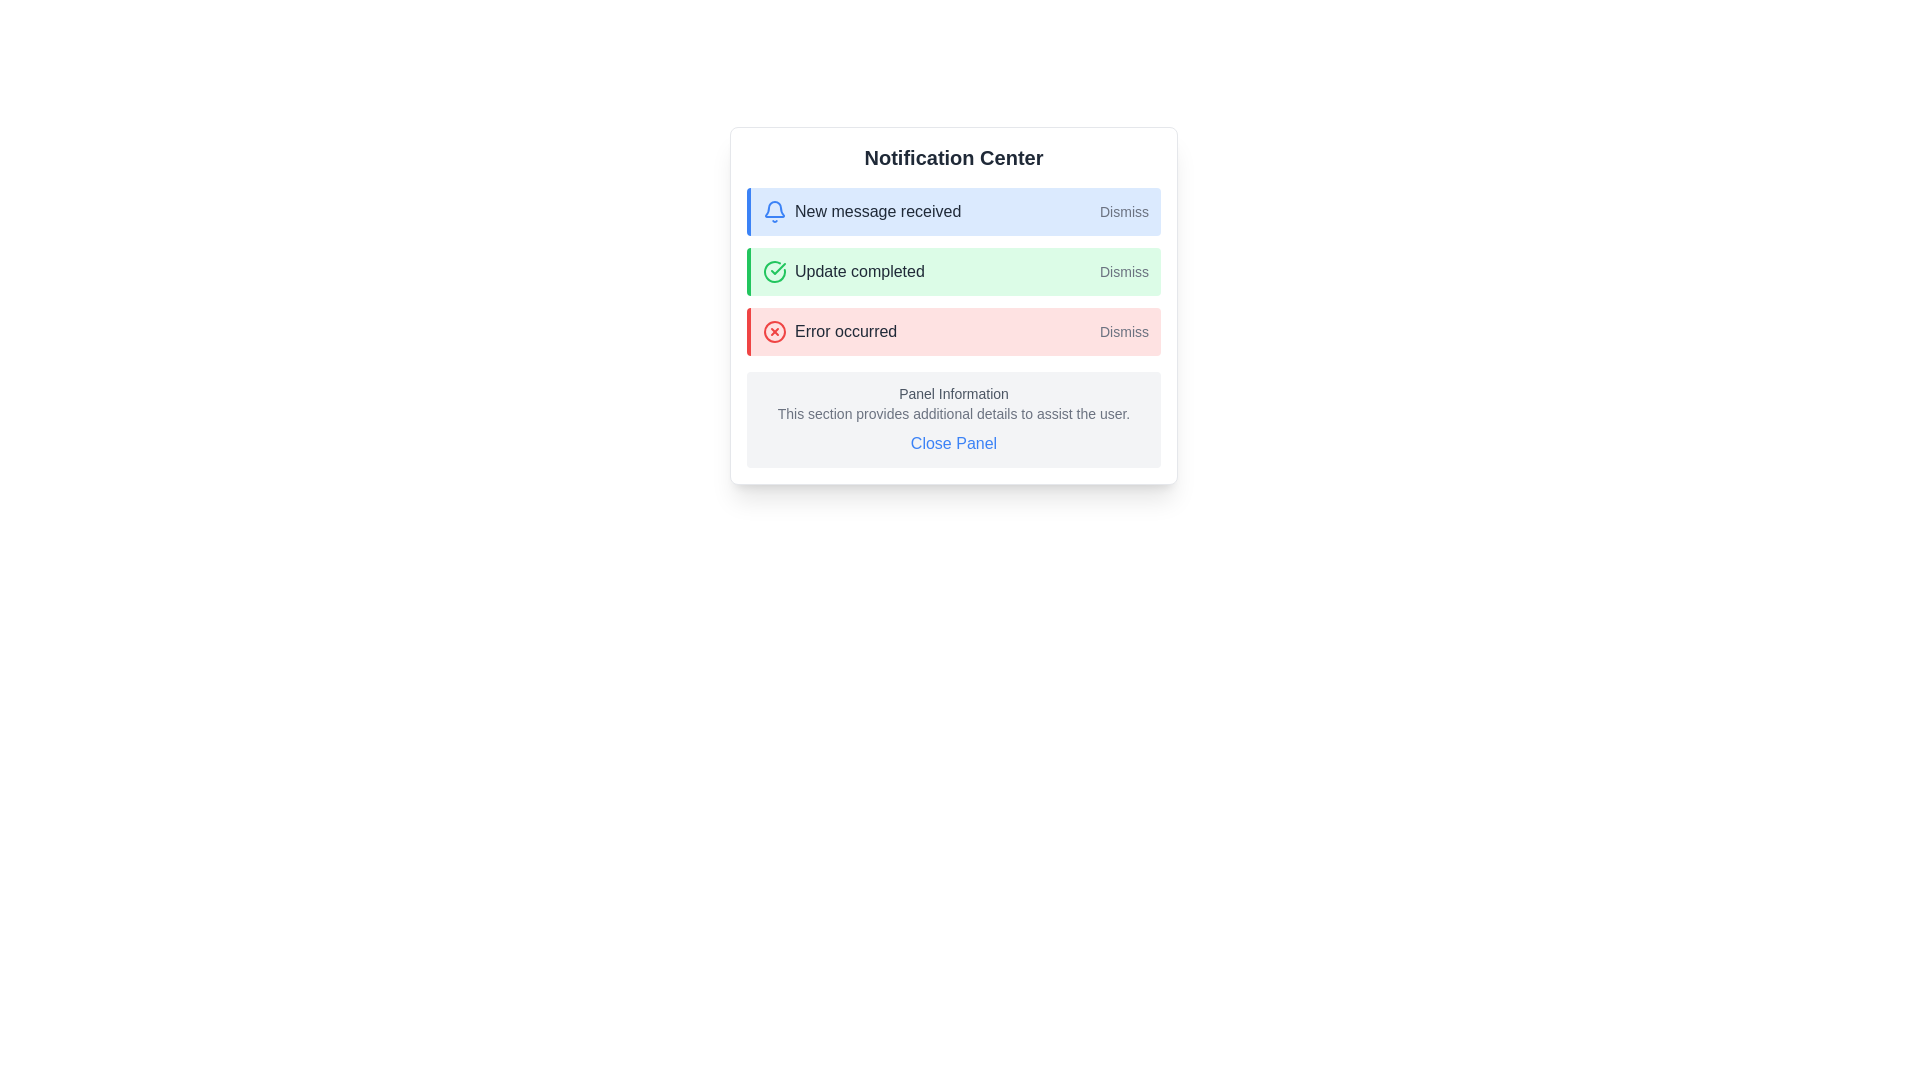 The width and height of the screenshot is (1920, 1080). Describe the element at coordinates (1124, 272) in the screenshot. I see `the 'Dismiss' button on the right side of the green-themed notification banner to change its color` at that location.